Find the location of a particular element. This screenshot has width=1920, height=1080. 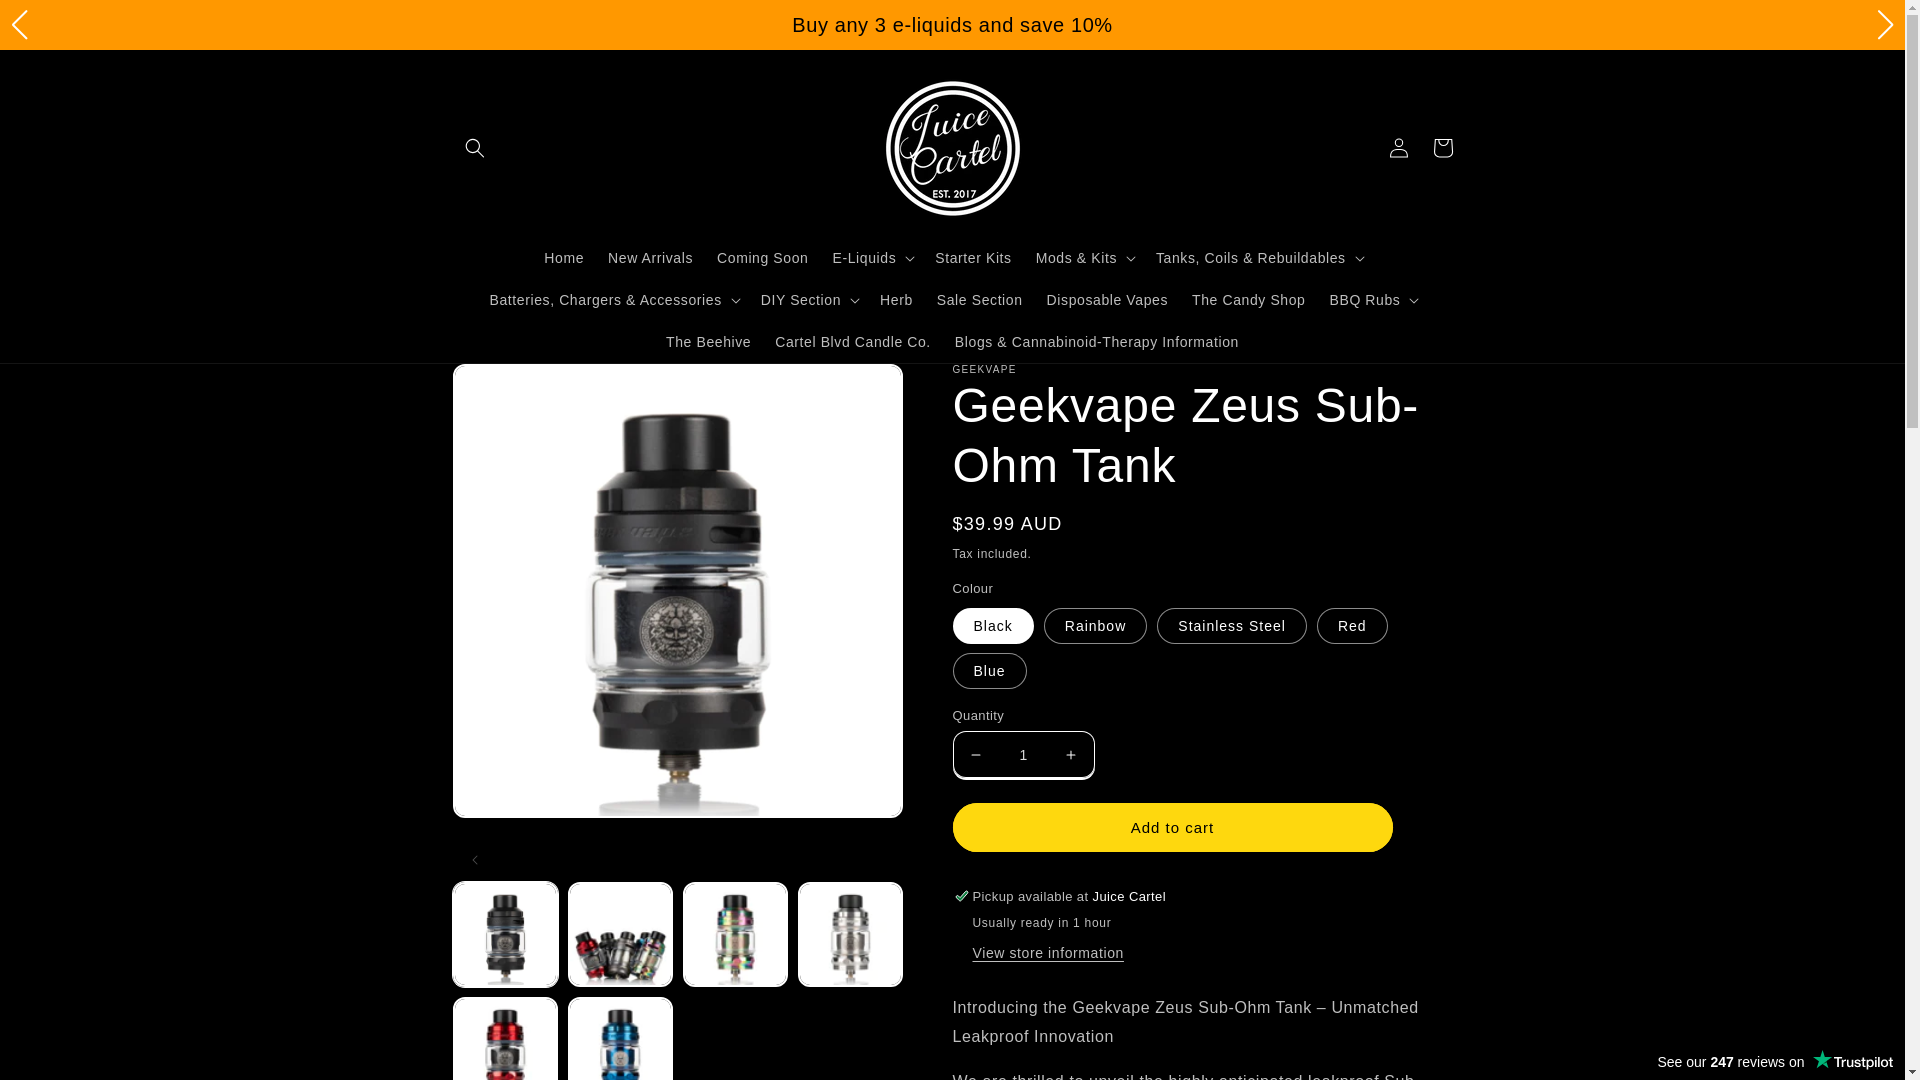

'Coming Soon' is located at coordinates (761, 256).